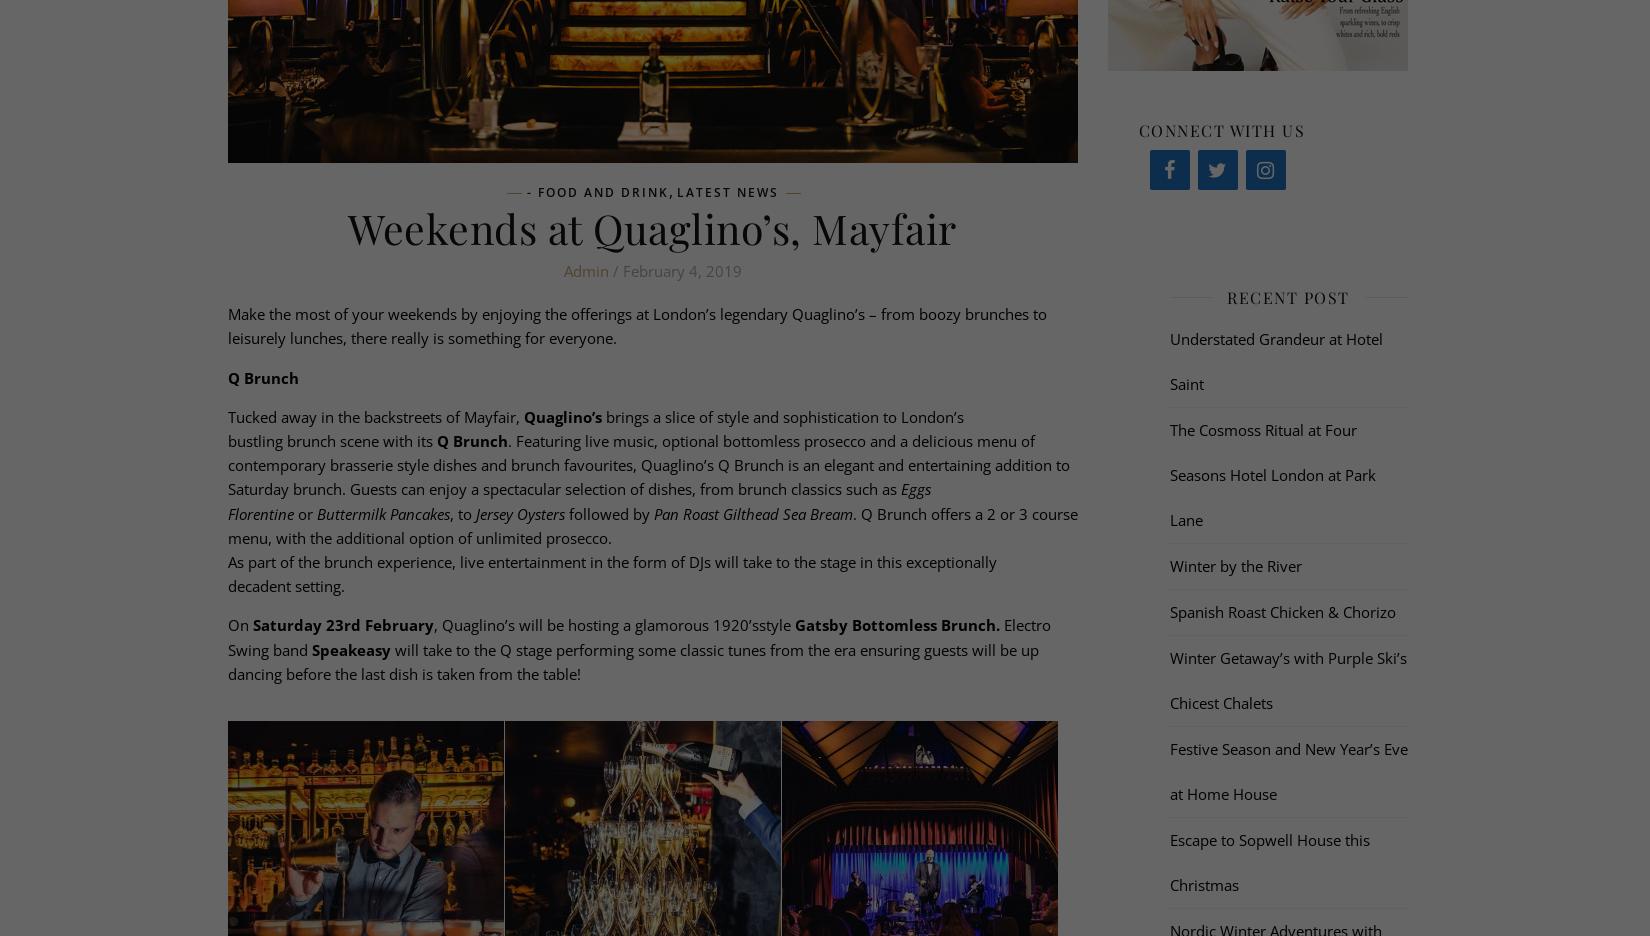 This screenshot has height=936, width=1650. What do you see at coordinates (1286, 679) in the screenshot?
I see `'Winter Getaway’s with Purple Ski’s Chicest Chalets'` at bounding box center [1286, 679].